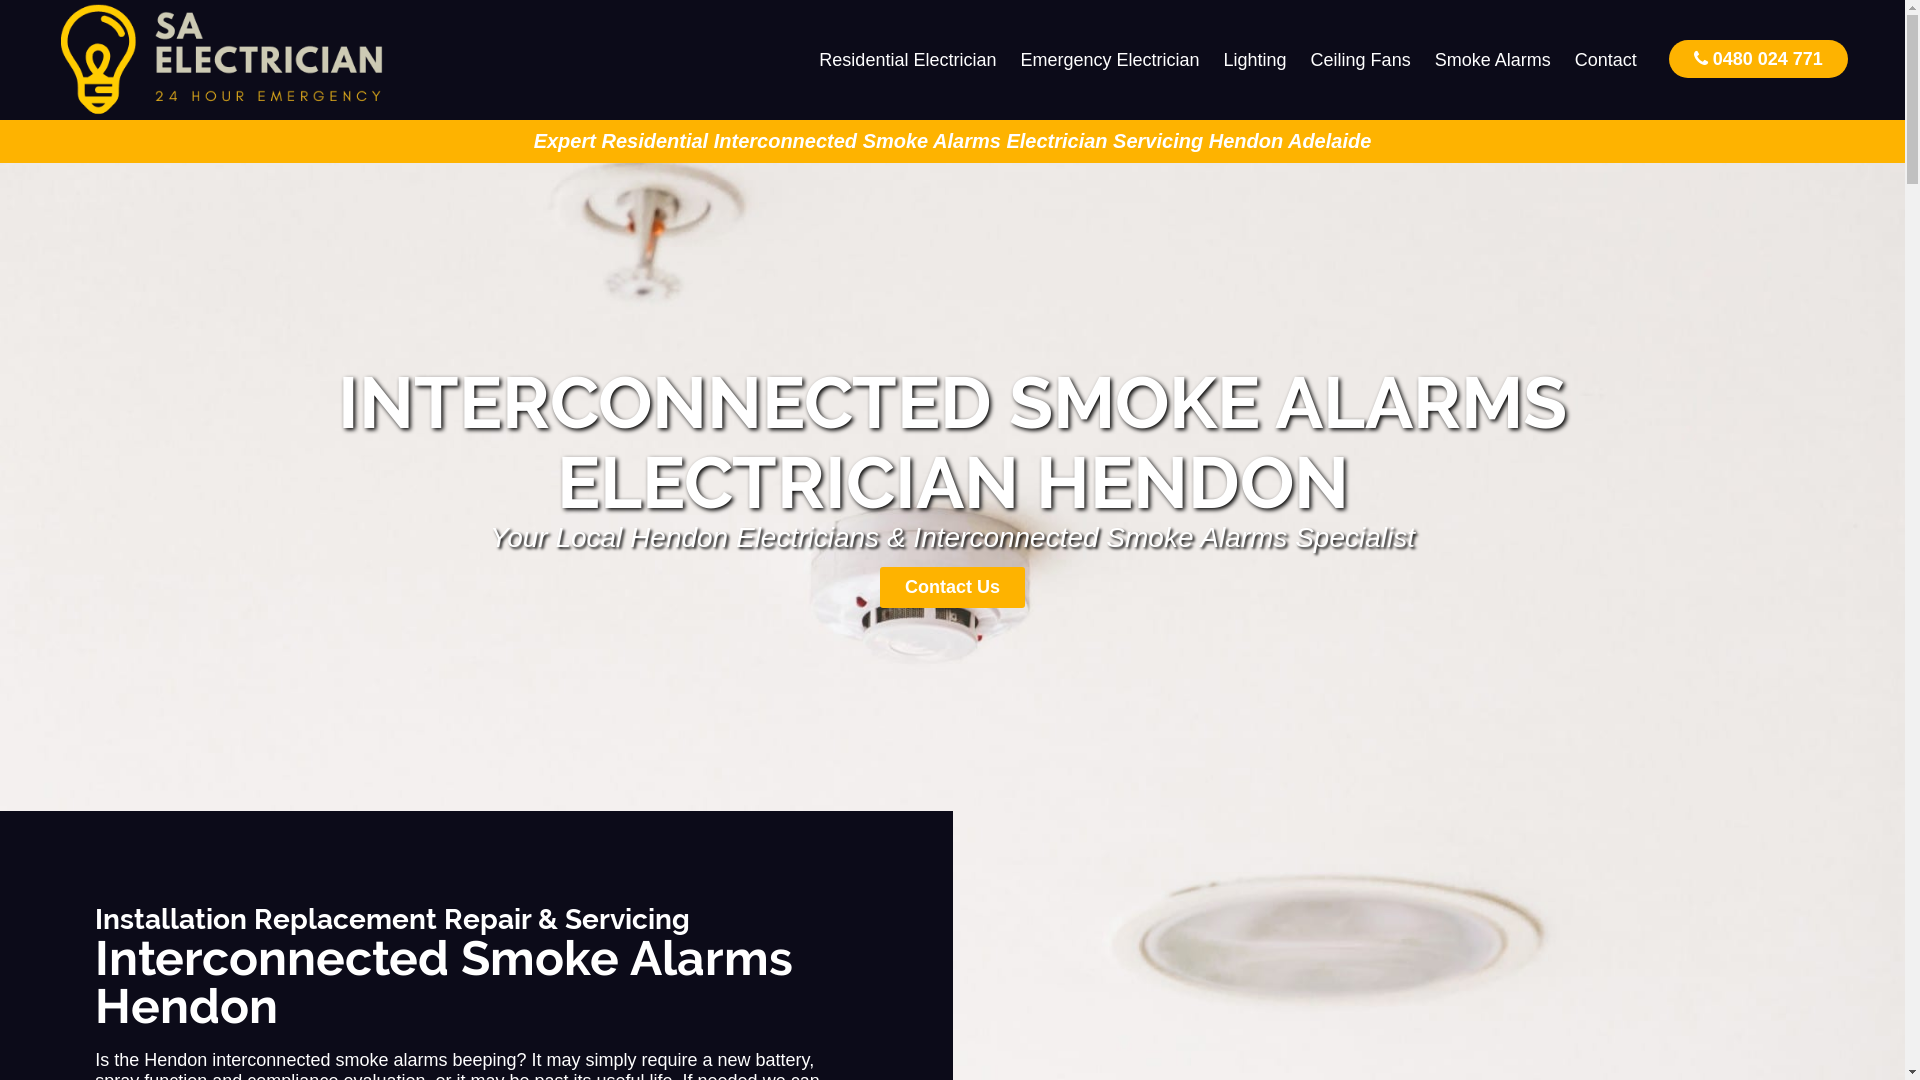 This screenshot has width=1920, height=1080. What do you see at coordinates (1299, 59) in the screenshot?
I see `'Ceiling Fans'` at bounding box center [1299, 59].